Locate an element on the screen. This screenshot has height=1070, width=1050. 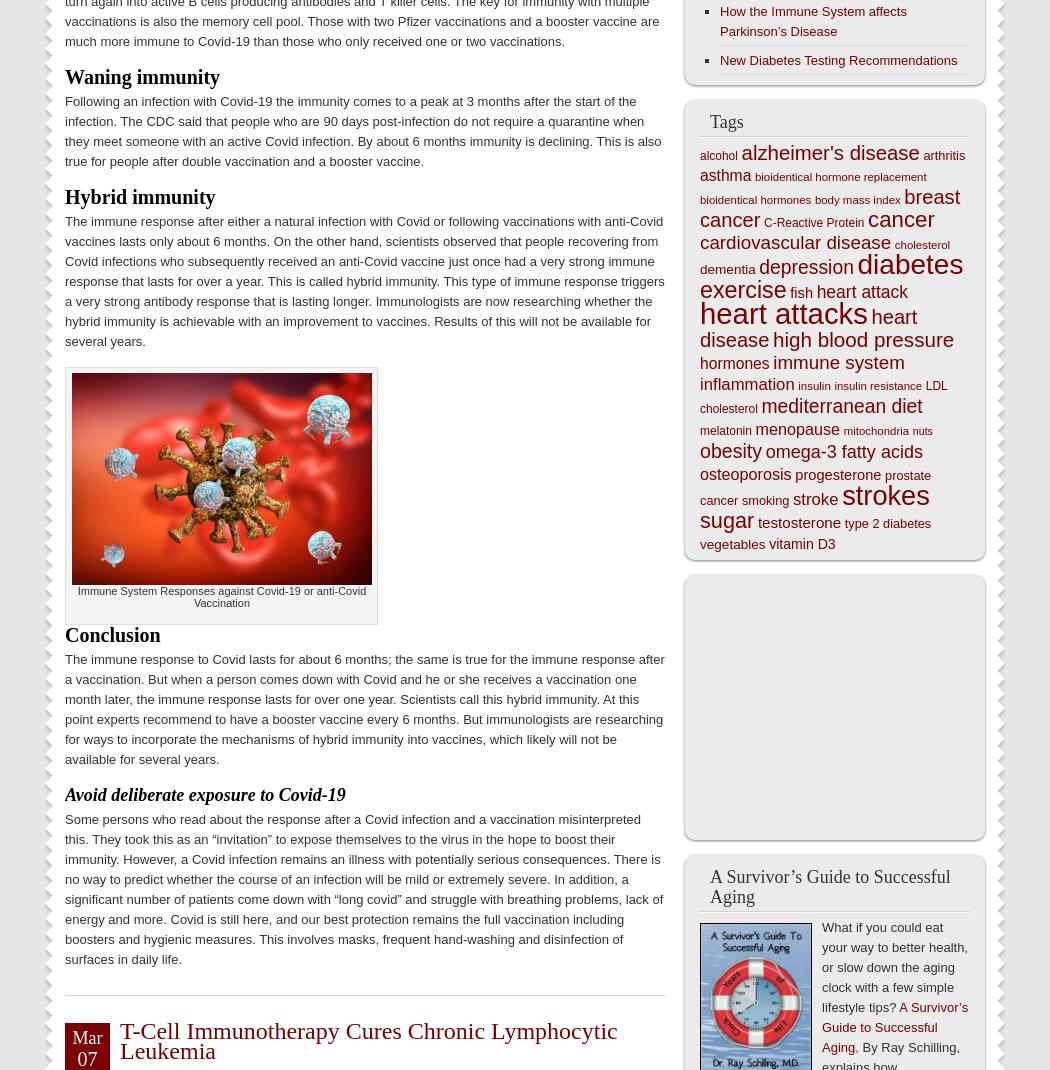
'hormones' is located at coordinates (733, 362).